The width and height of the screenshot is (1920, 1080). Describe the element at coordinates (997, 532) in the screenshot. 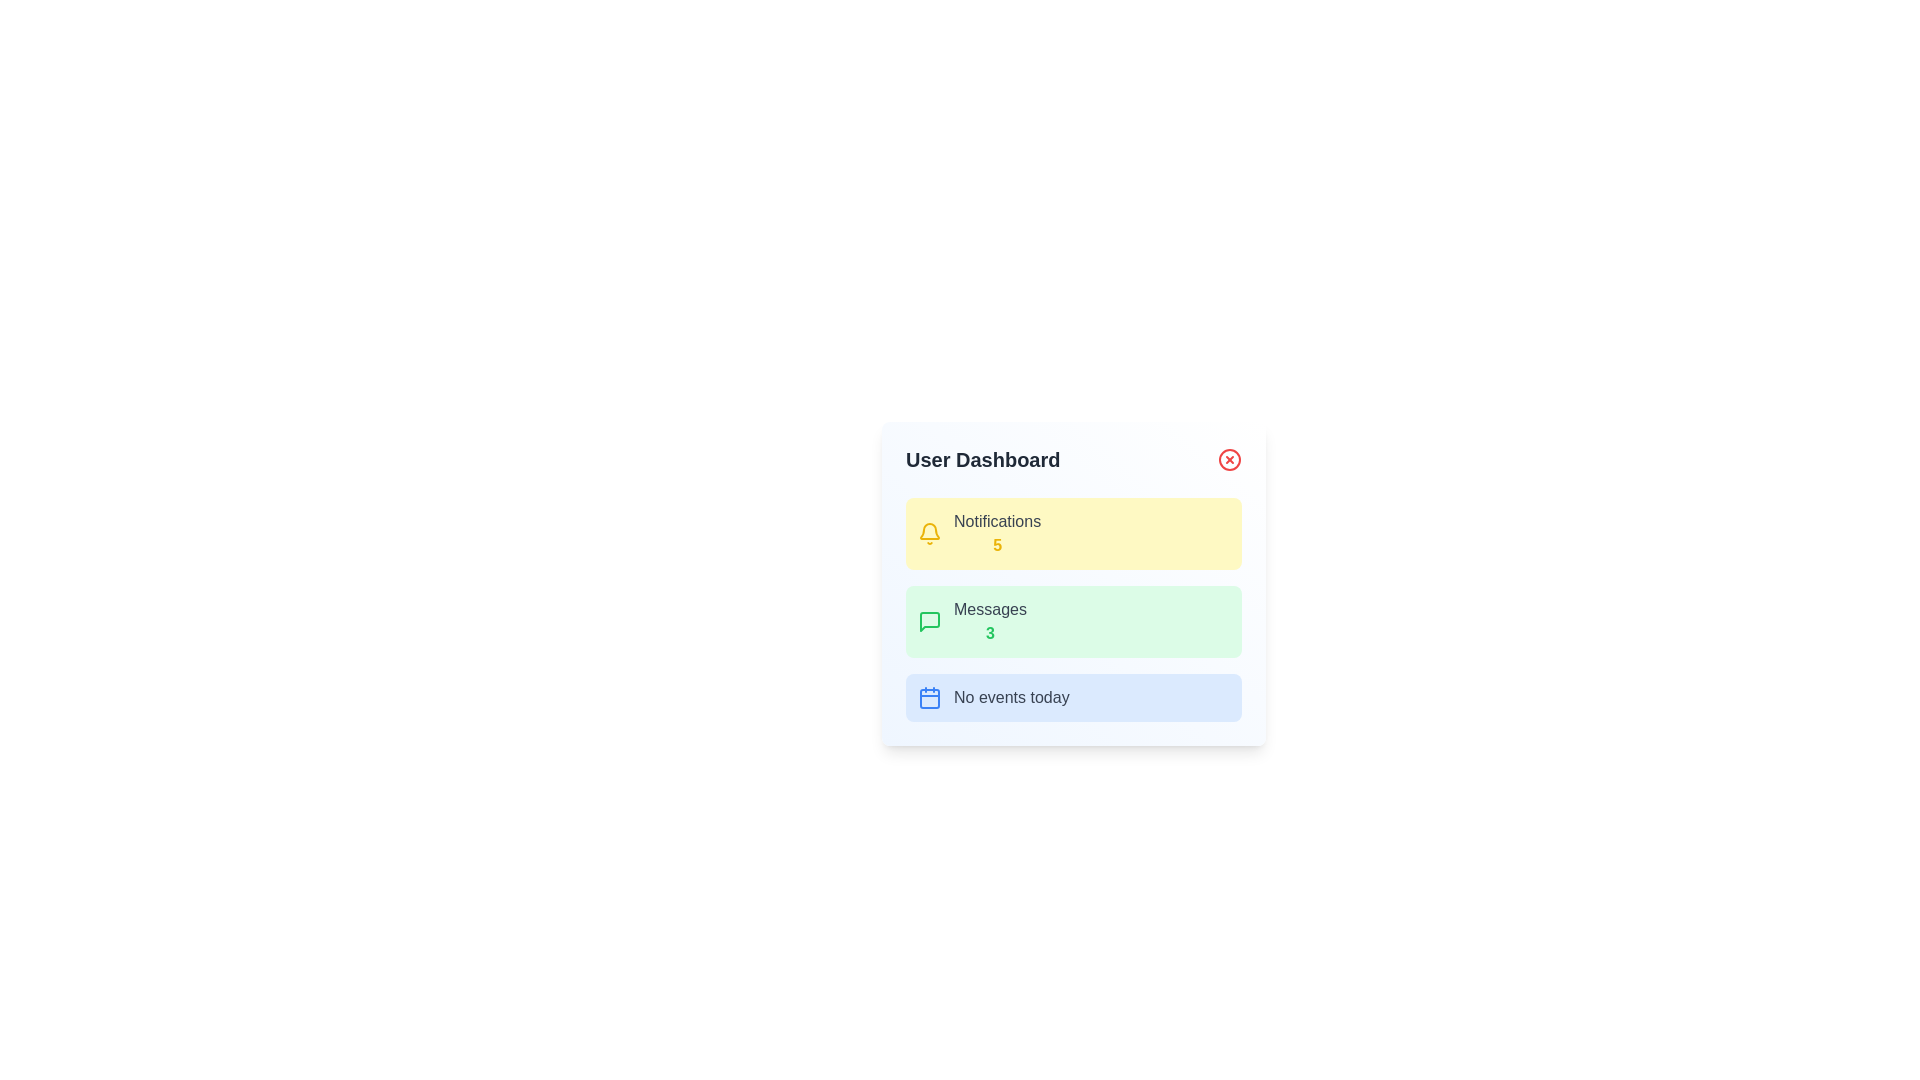

I see `text label that shows 'Notifications' in gray and the number '5' in bold yellow, located in the yellow section of the user dashboard` at that location.